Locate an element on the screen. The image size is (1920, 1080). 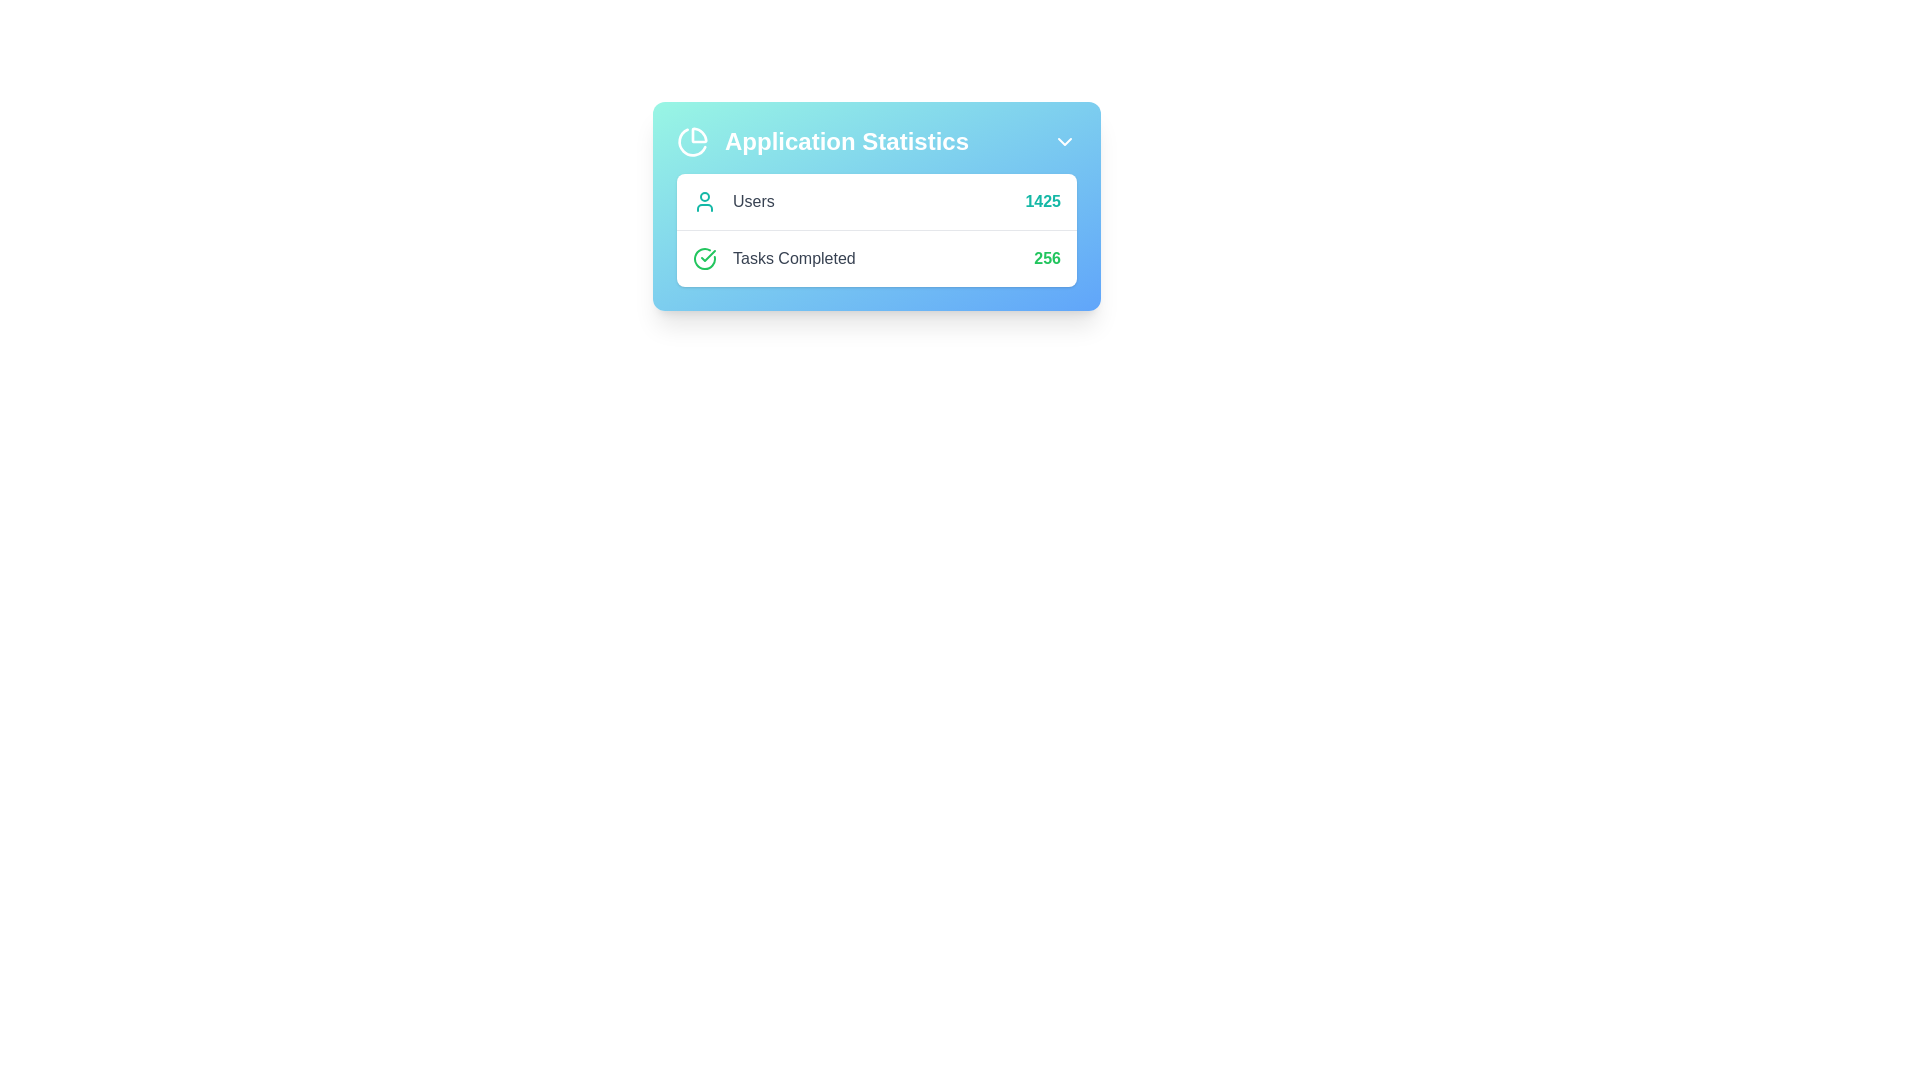
the first informational row displaying the number of users for the system, which is located above the 'Tasks Completed' row is located at coordinates (877, 201).